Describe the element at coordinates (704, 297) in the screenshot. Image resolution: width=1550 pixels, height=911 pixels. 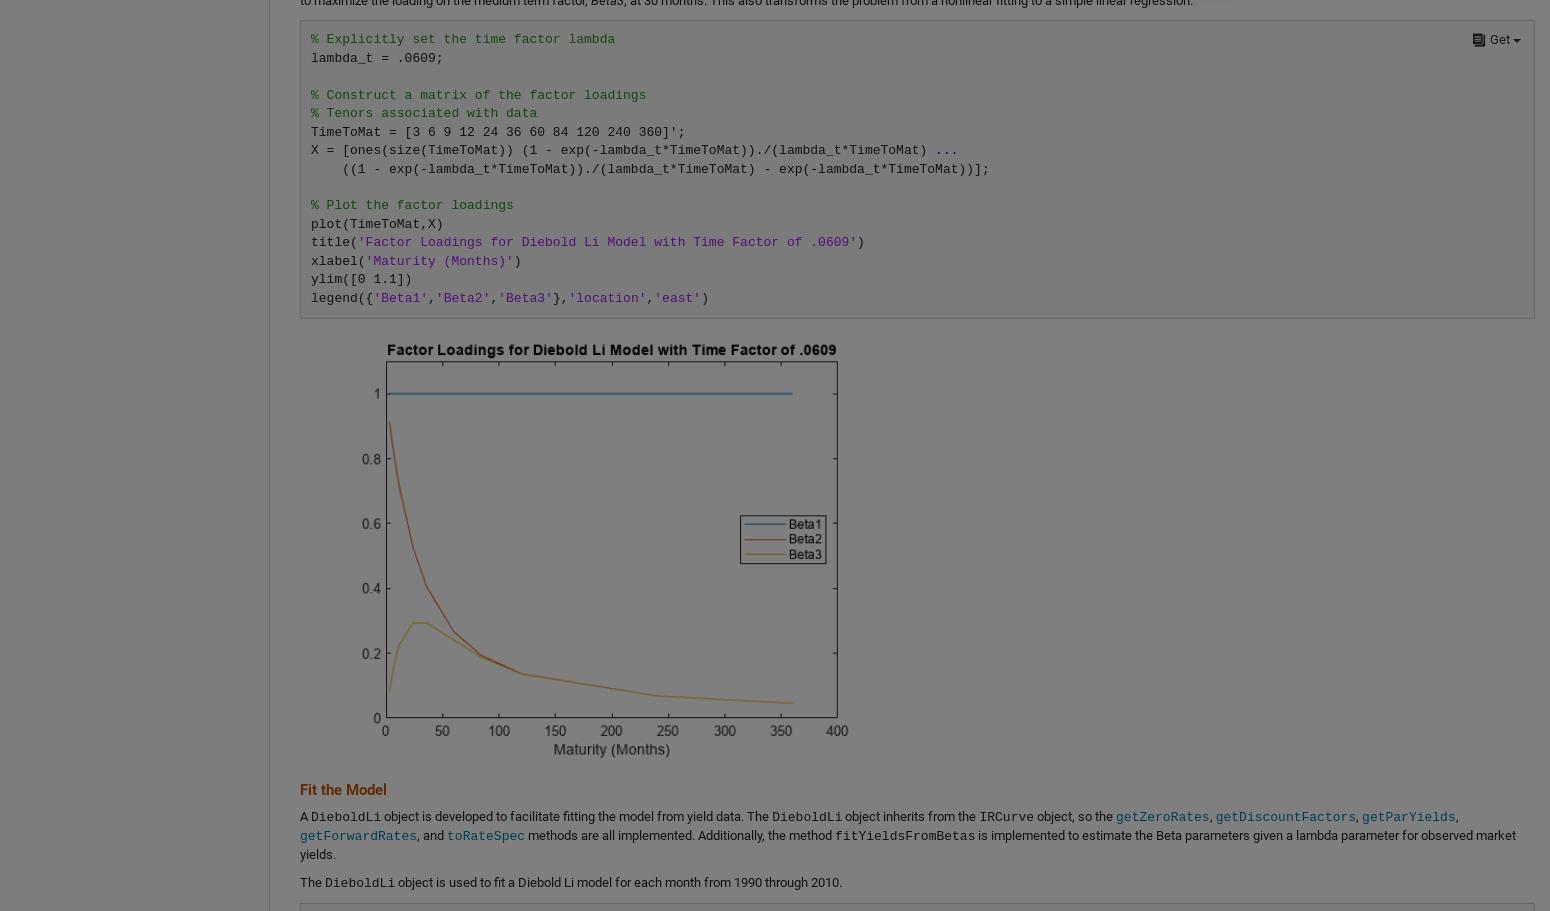
I see `')'` at that location.